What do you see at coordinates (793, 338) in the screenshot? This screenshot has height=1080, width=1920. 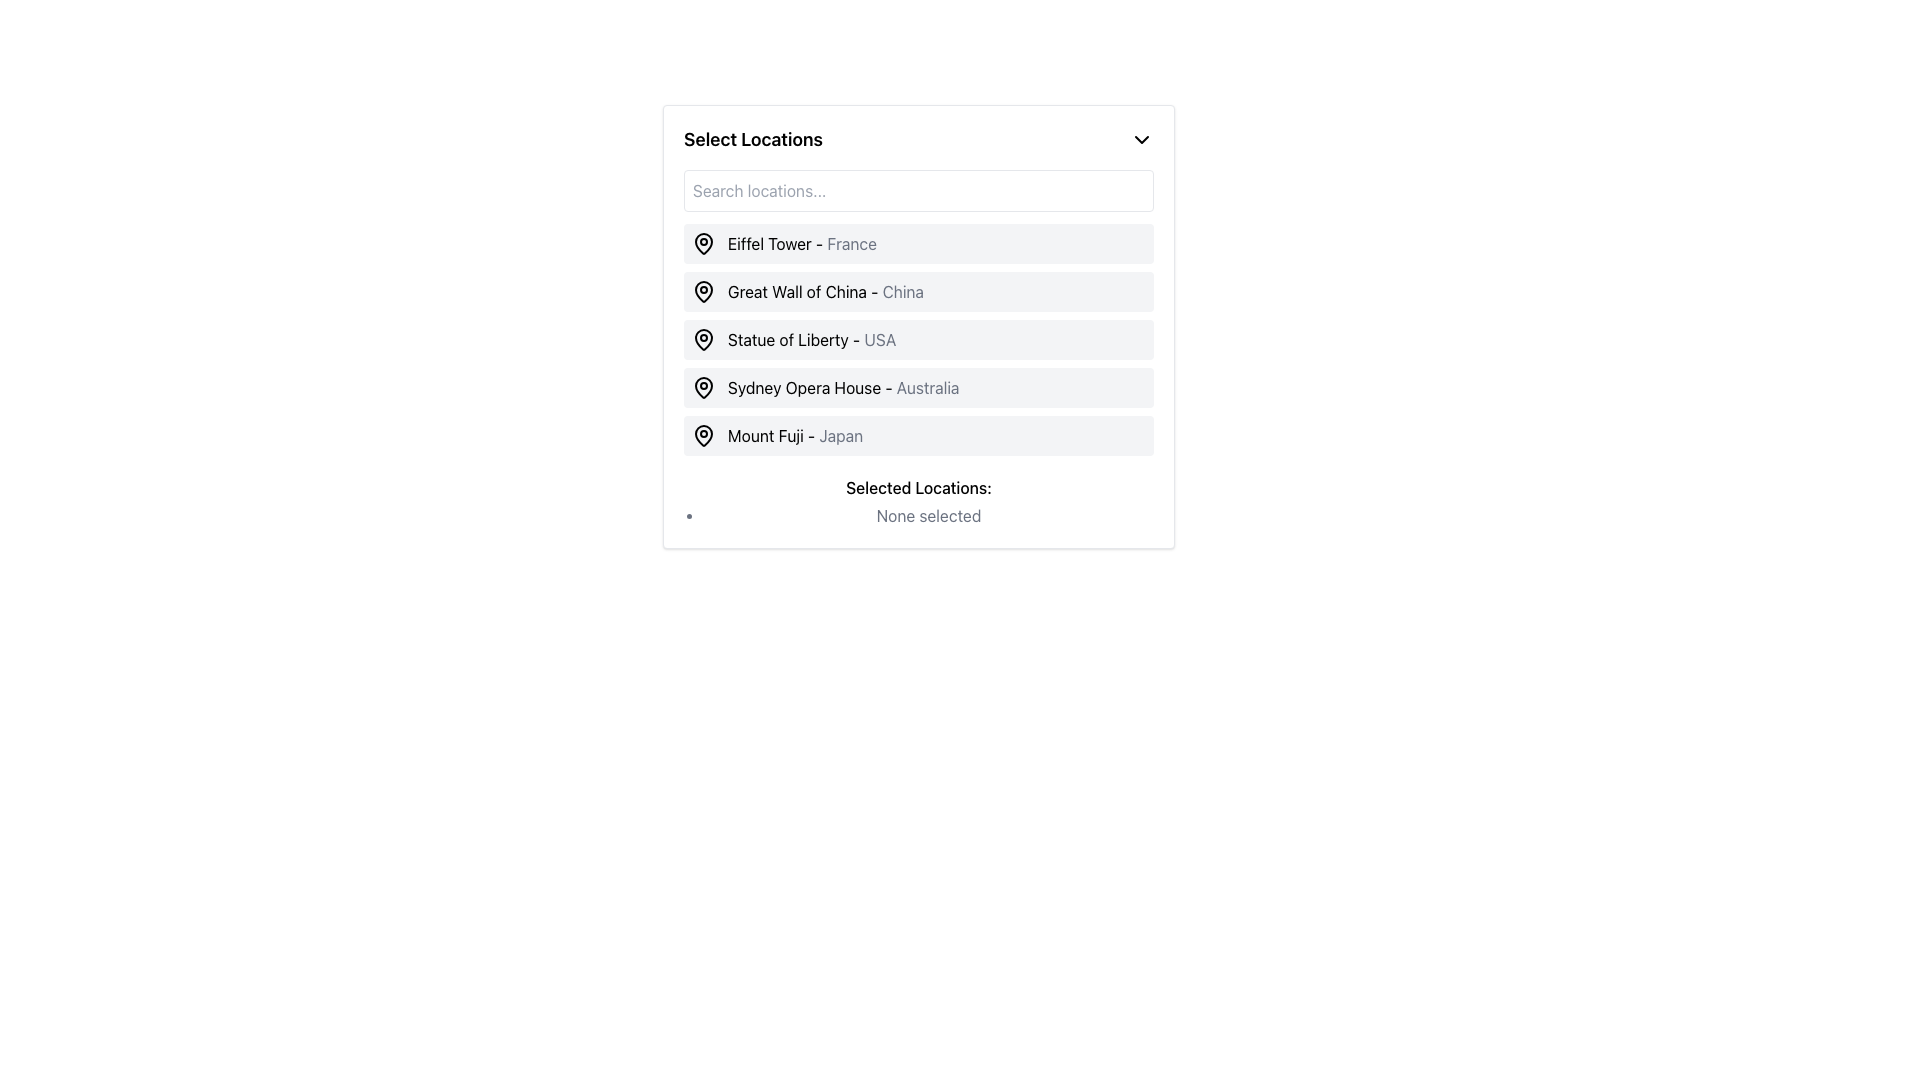 I see `the third item in the 'Select Locations' dropdown, which features a map pin icon and the text 'Statue of Liberty - USA'` at bounding box center [793, 338].